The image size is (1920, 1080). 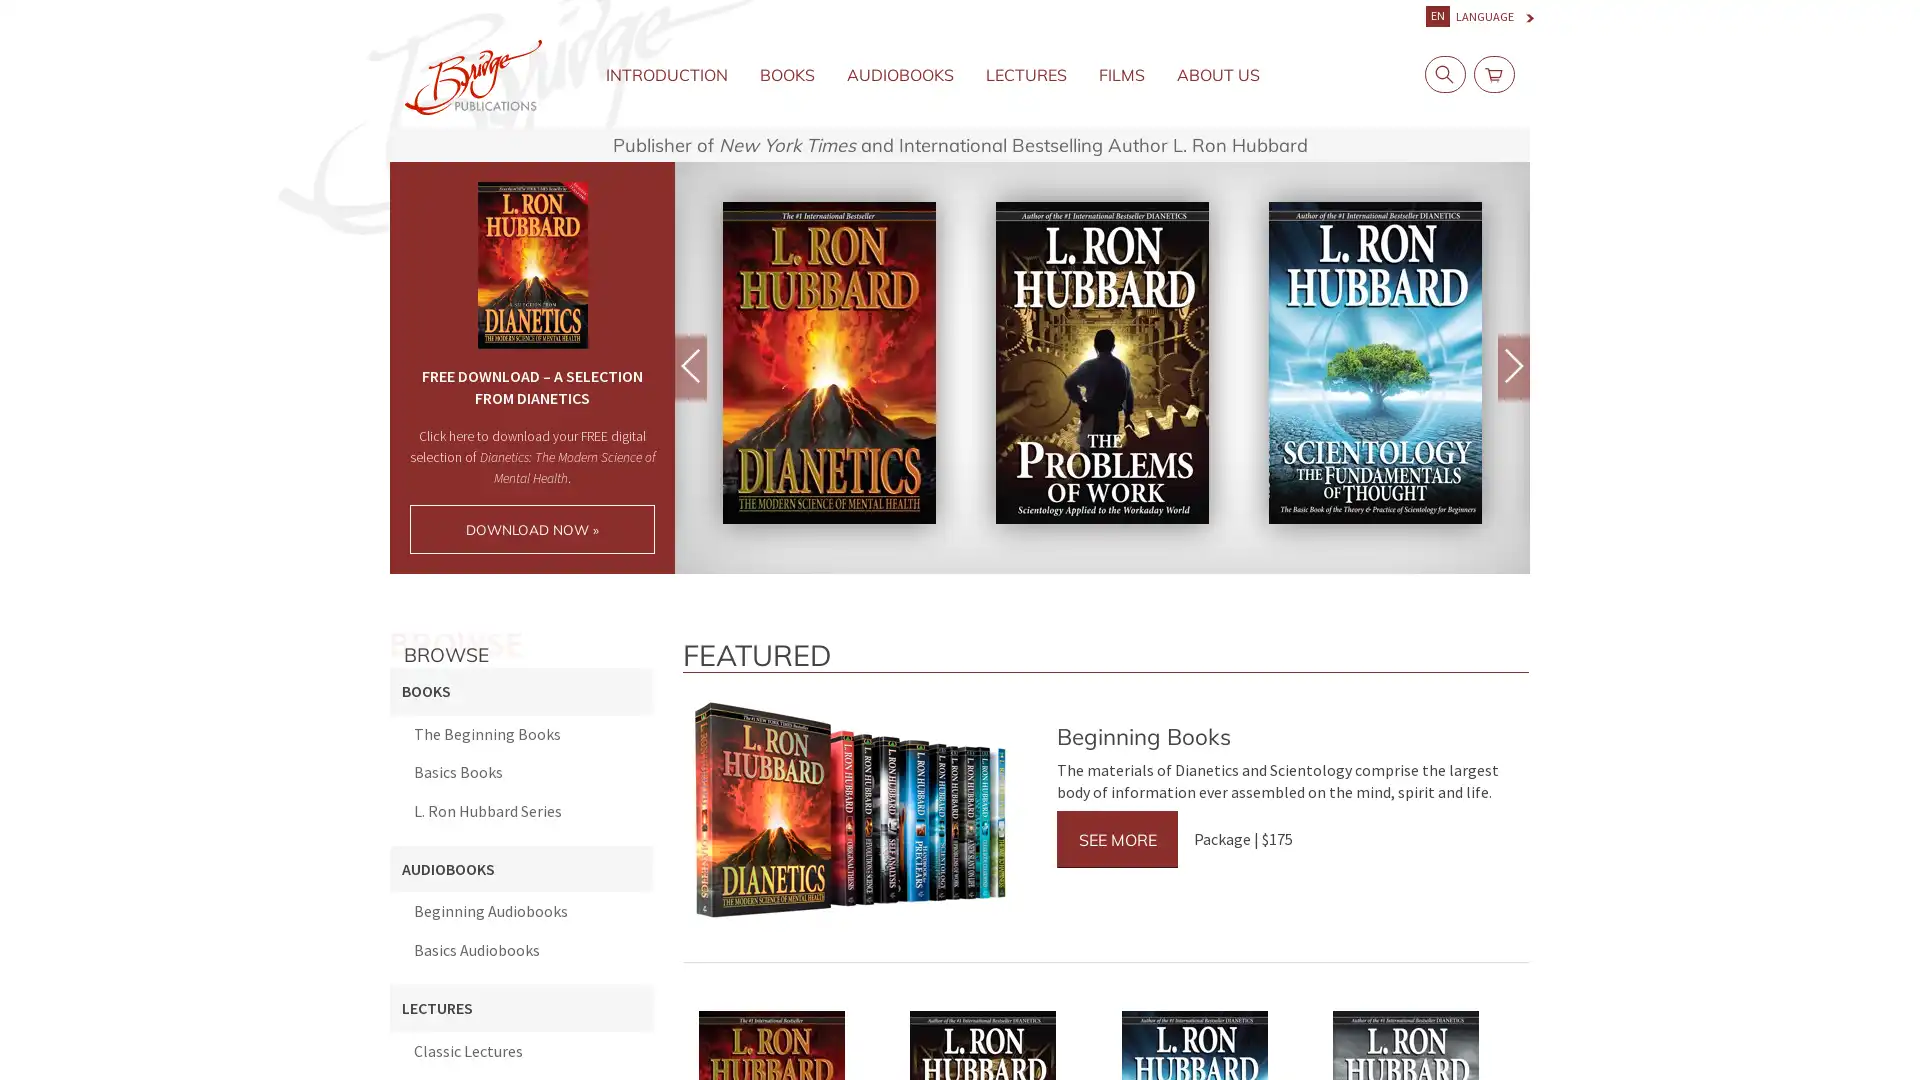 What do you see at coordinates (1513, 366) in the screenshot?
I see `Next slide` at bounding box center [1513, 366].